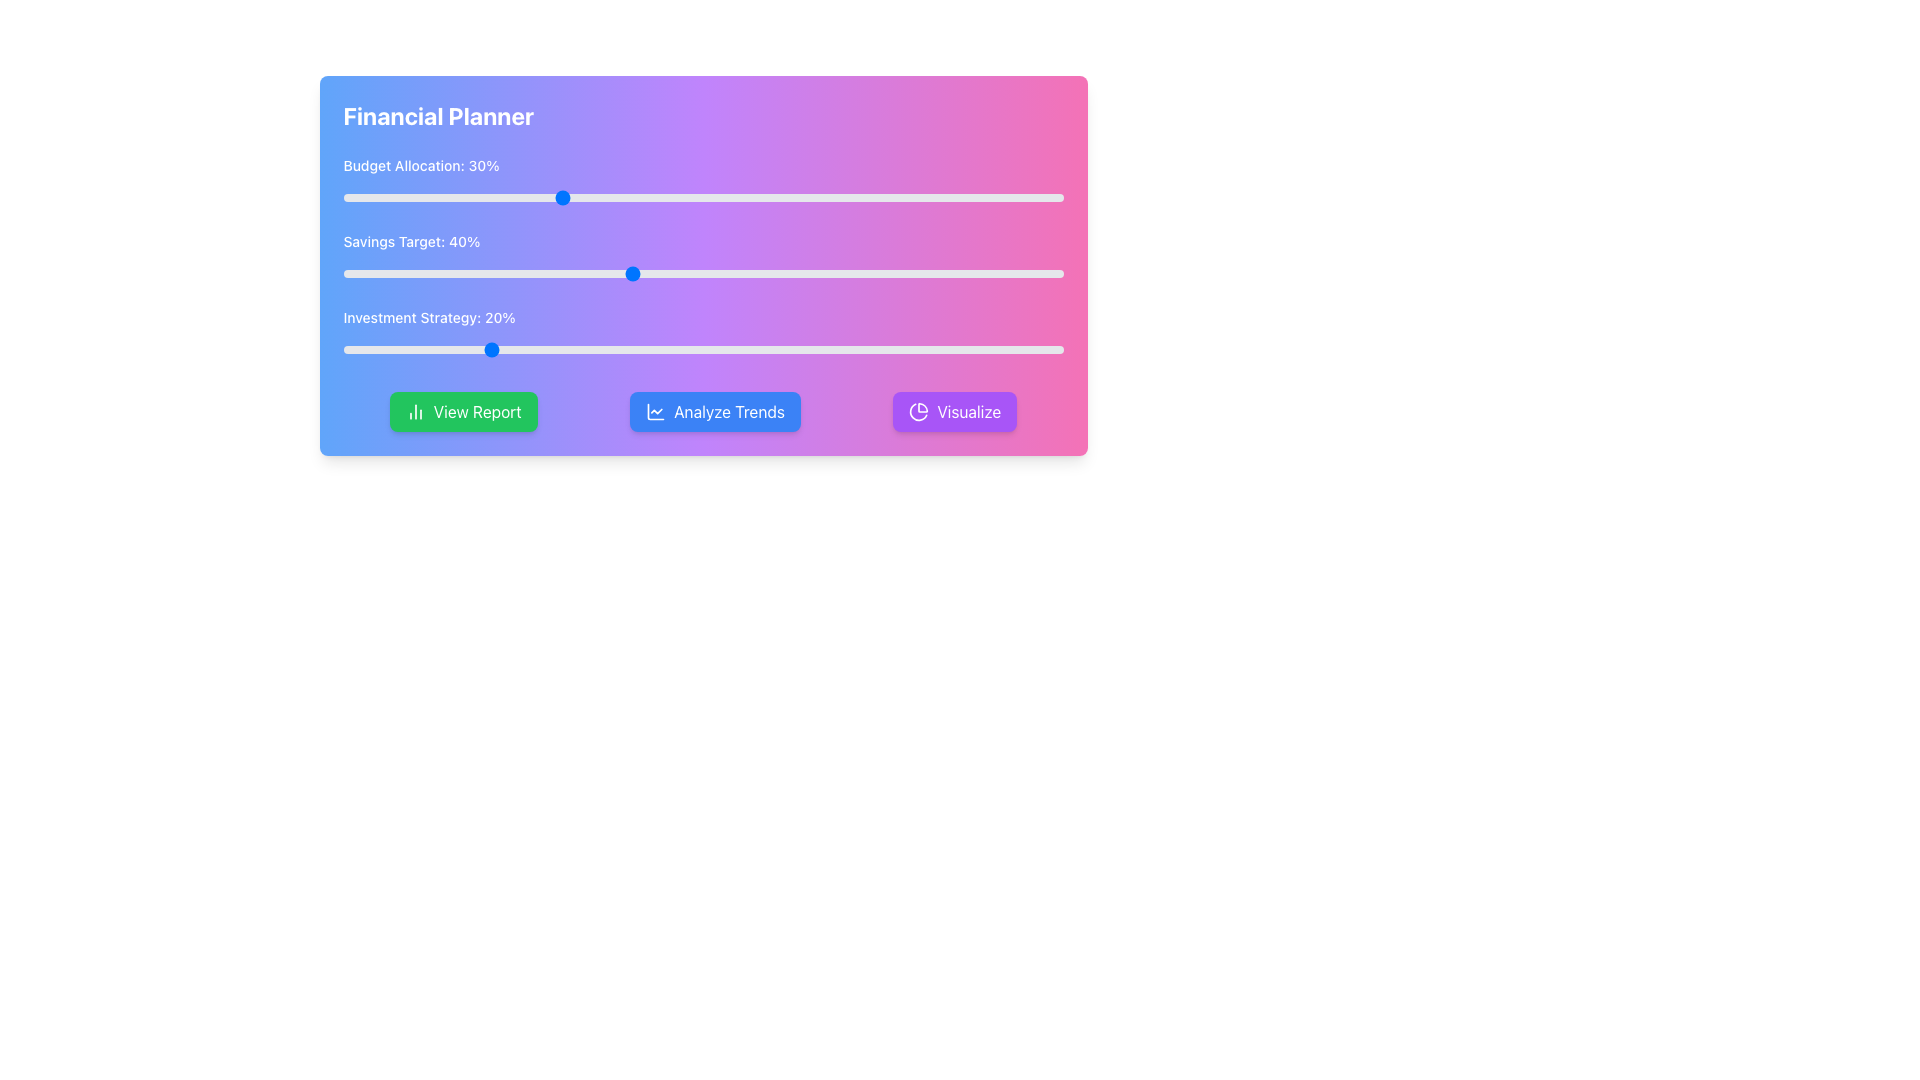 The image size is (1920, 1080). Describe the element at coordinates (954, 411) in the screenshot. I see `the 'Visualize' button, which has a purple background and white text, located at the rightmost position in the horizontal group of three buttons at the bottom section of the interface` at that location.